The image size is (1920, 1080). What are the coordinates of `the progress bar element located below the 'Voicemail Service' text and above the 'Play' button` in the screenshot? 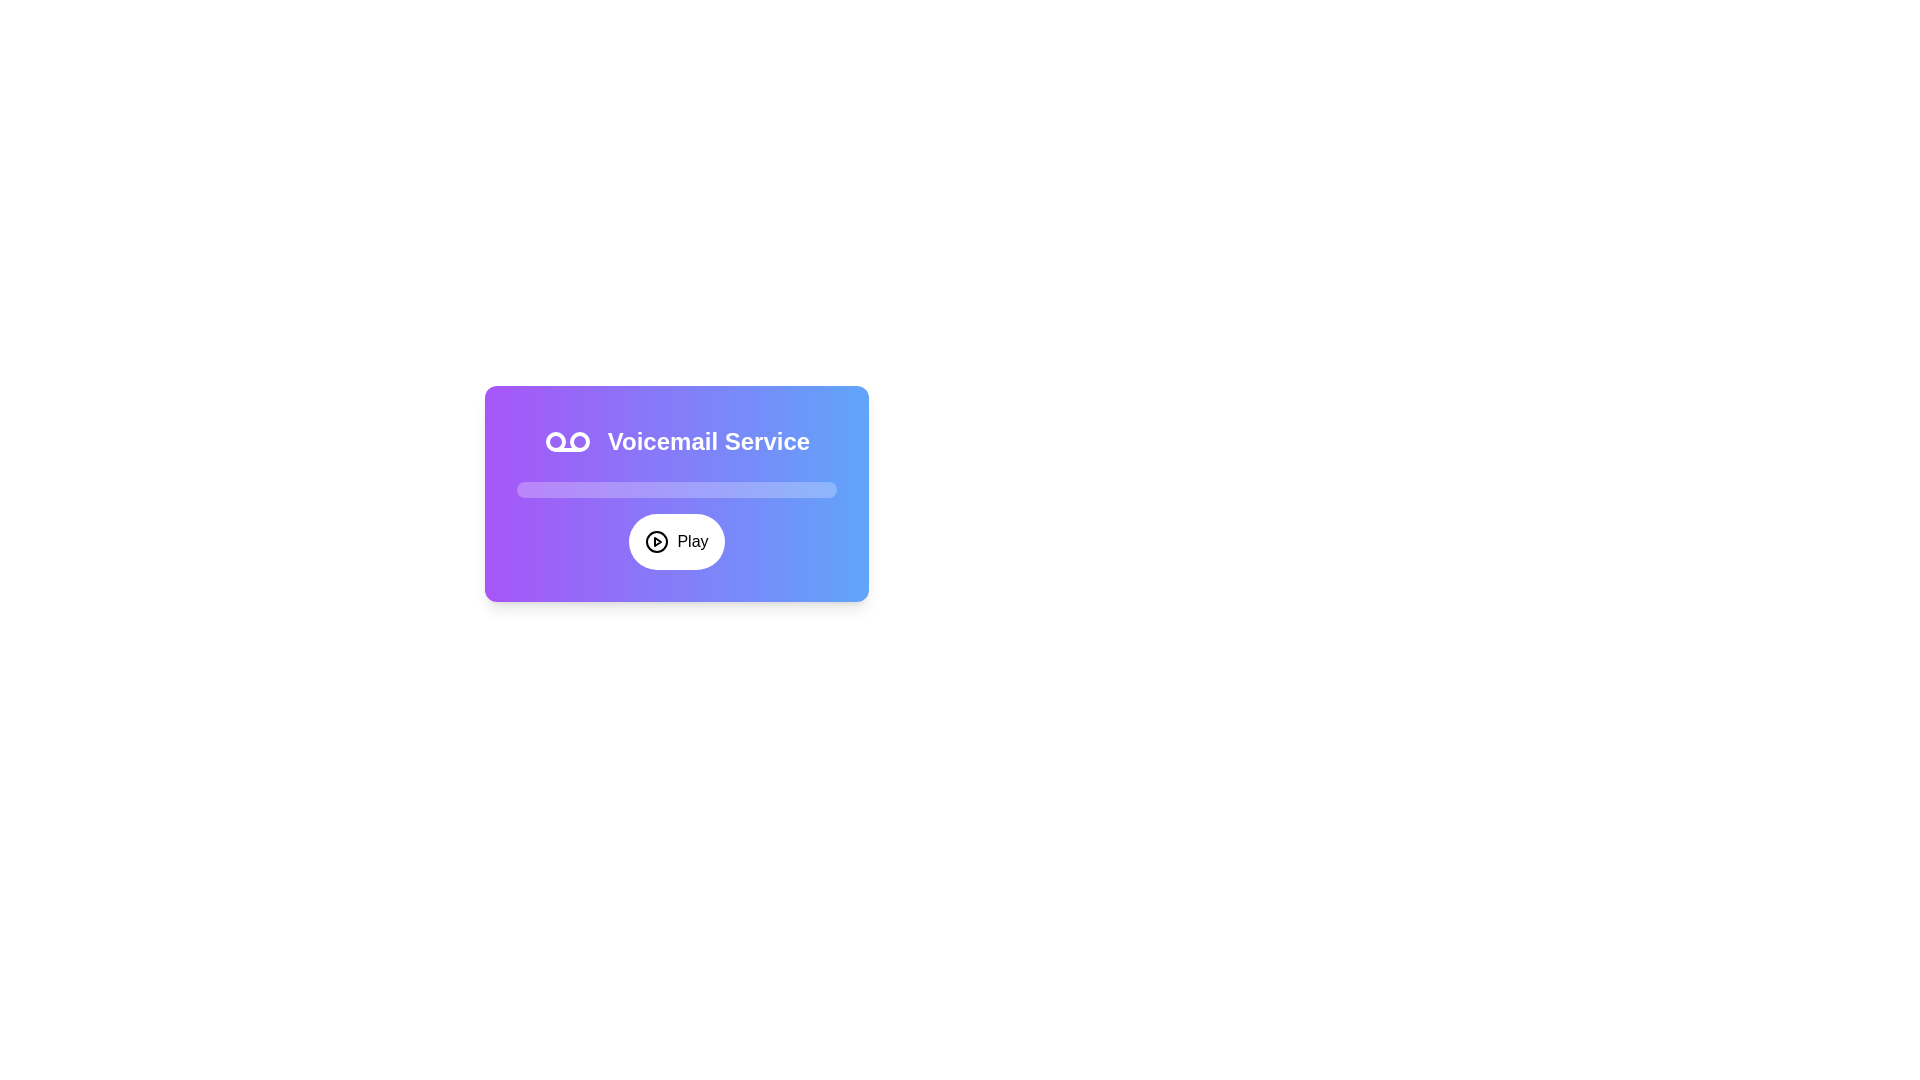 It's located at (676, 489).